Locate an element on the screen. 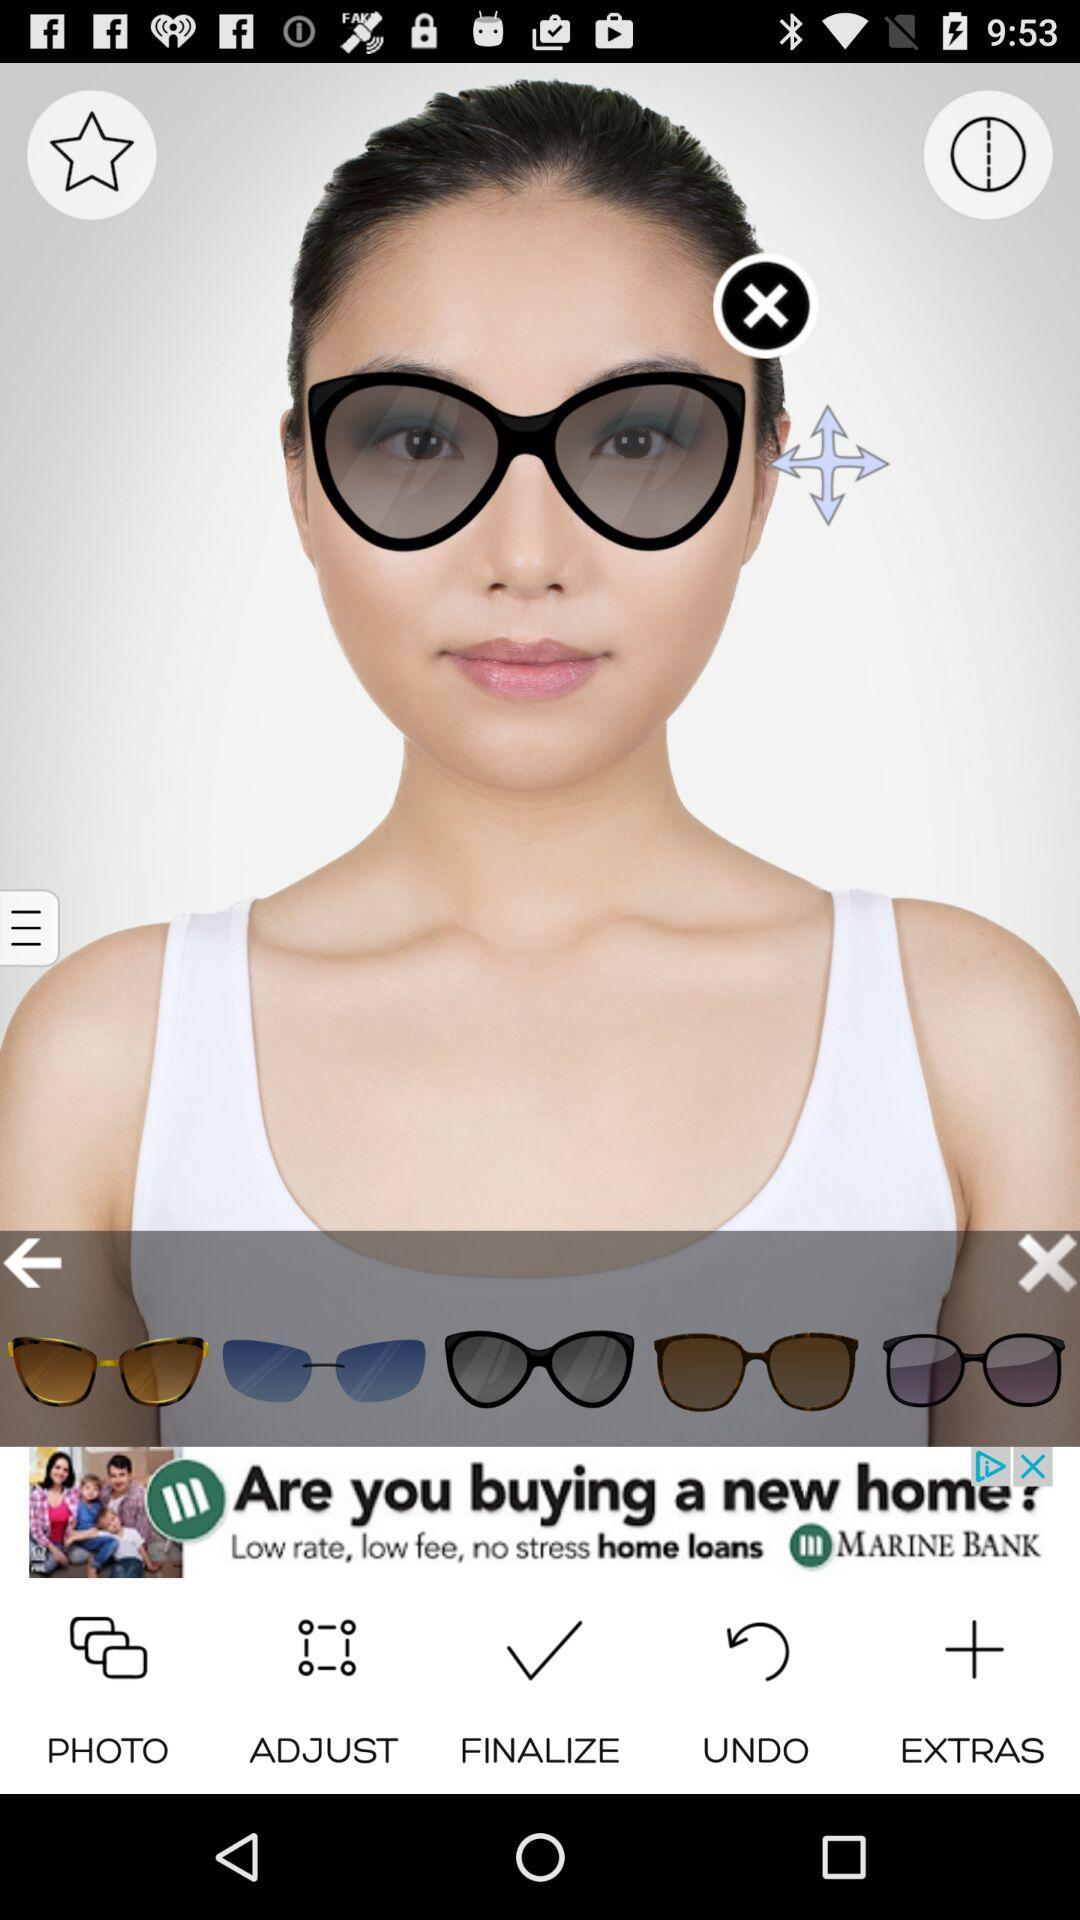 The image size is (1080, 1920). choose a glass button is located at coordinates (756, 1370).